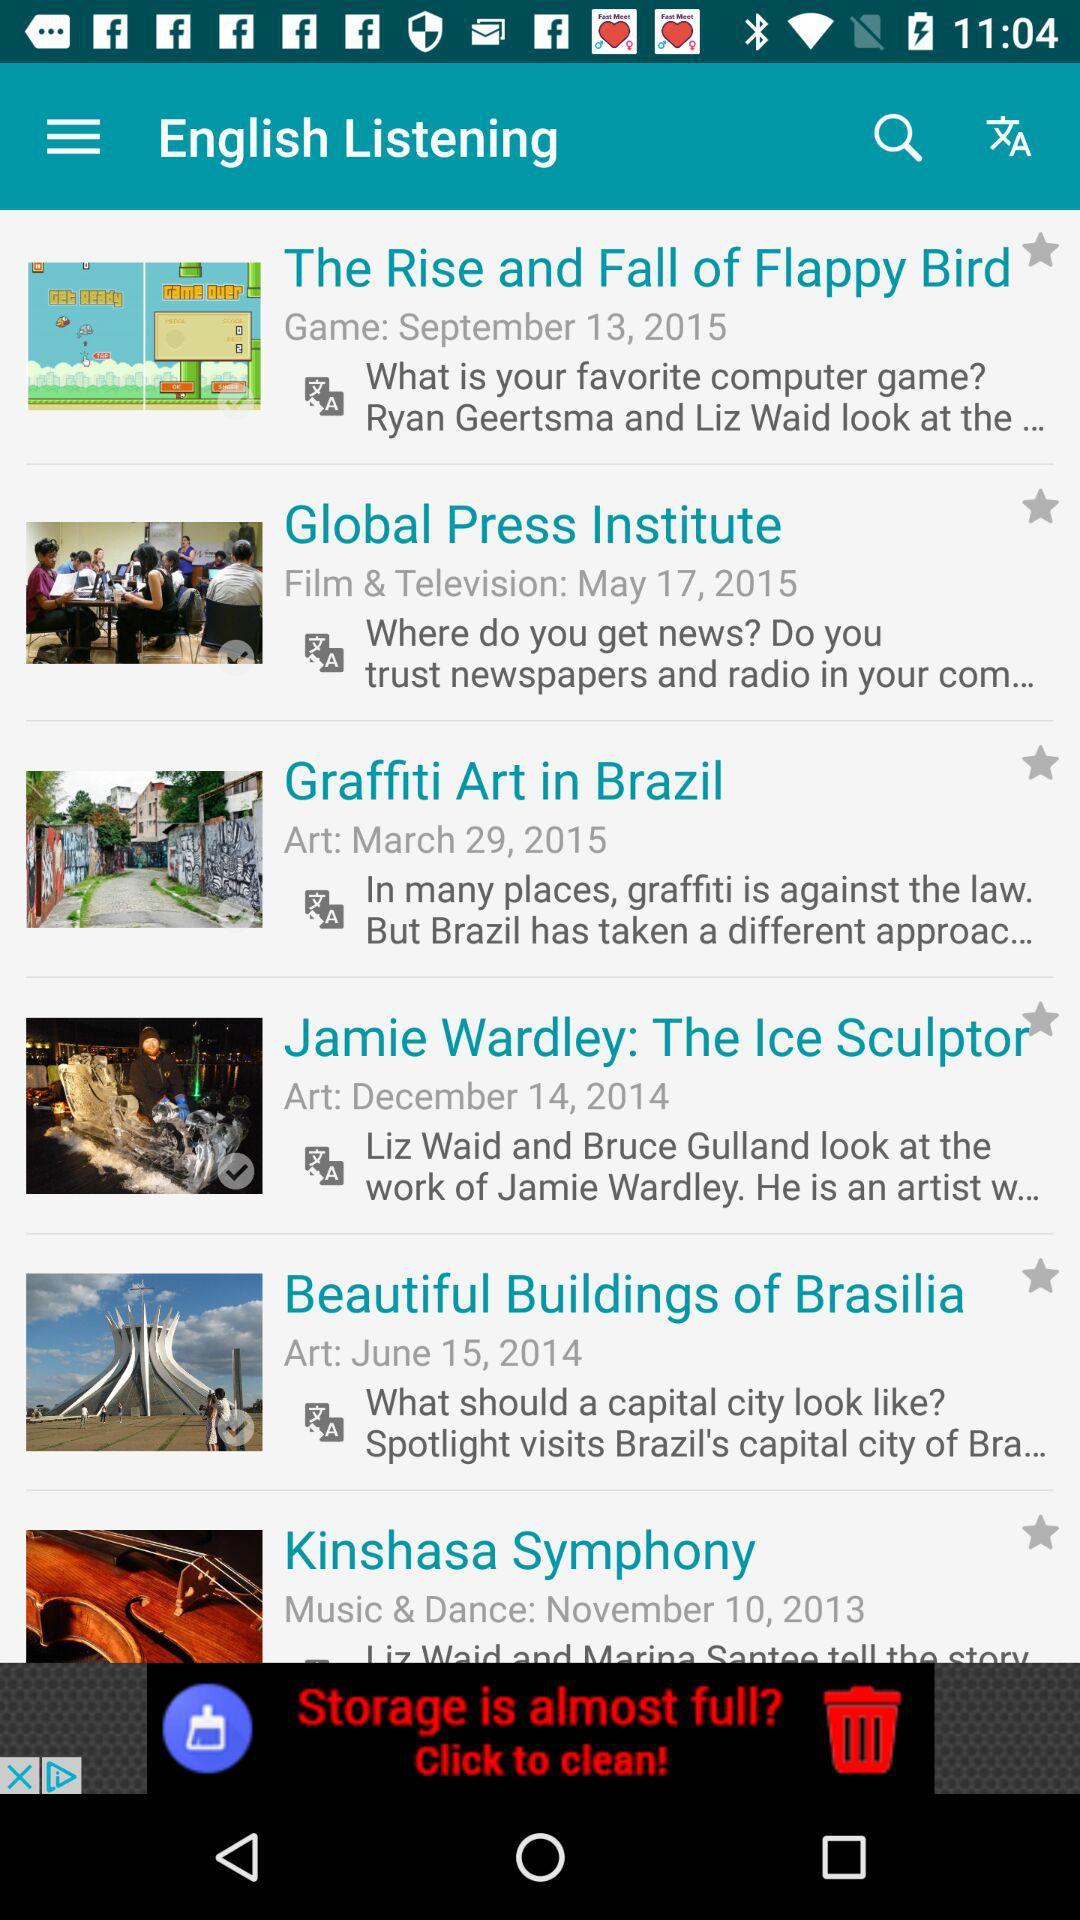 This screenshot has height=1920, width=1080. What do you see at coordinates (72, 135) in the screenshot?
I see `open menu` at bounding box center [72, 135].